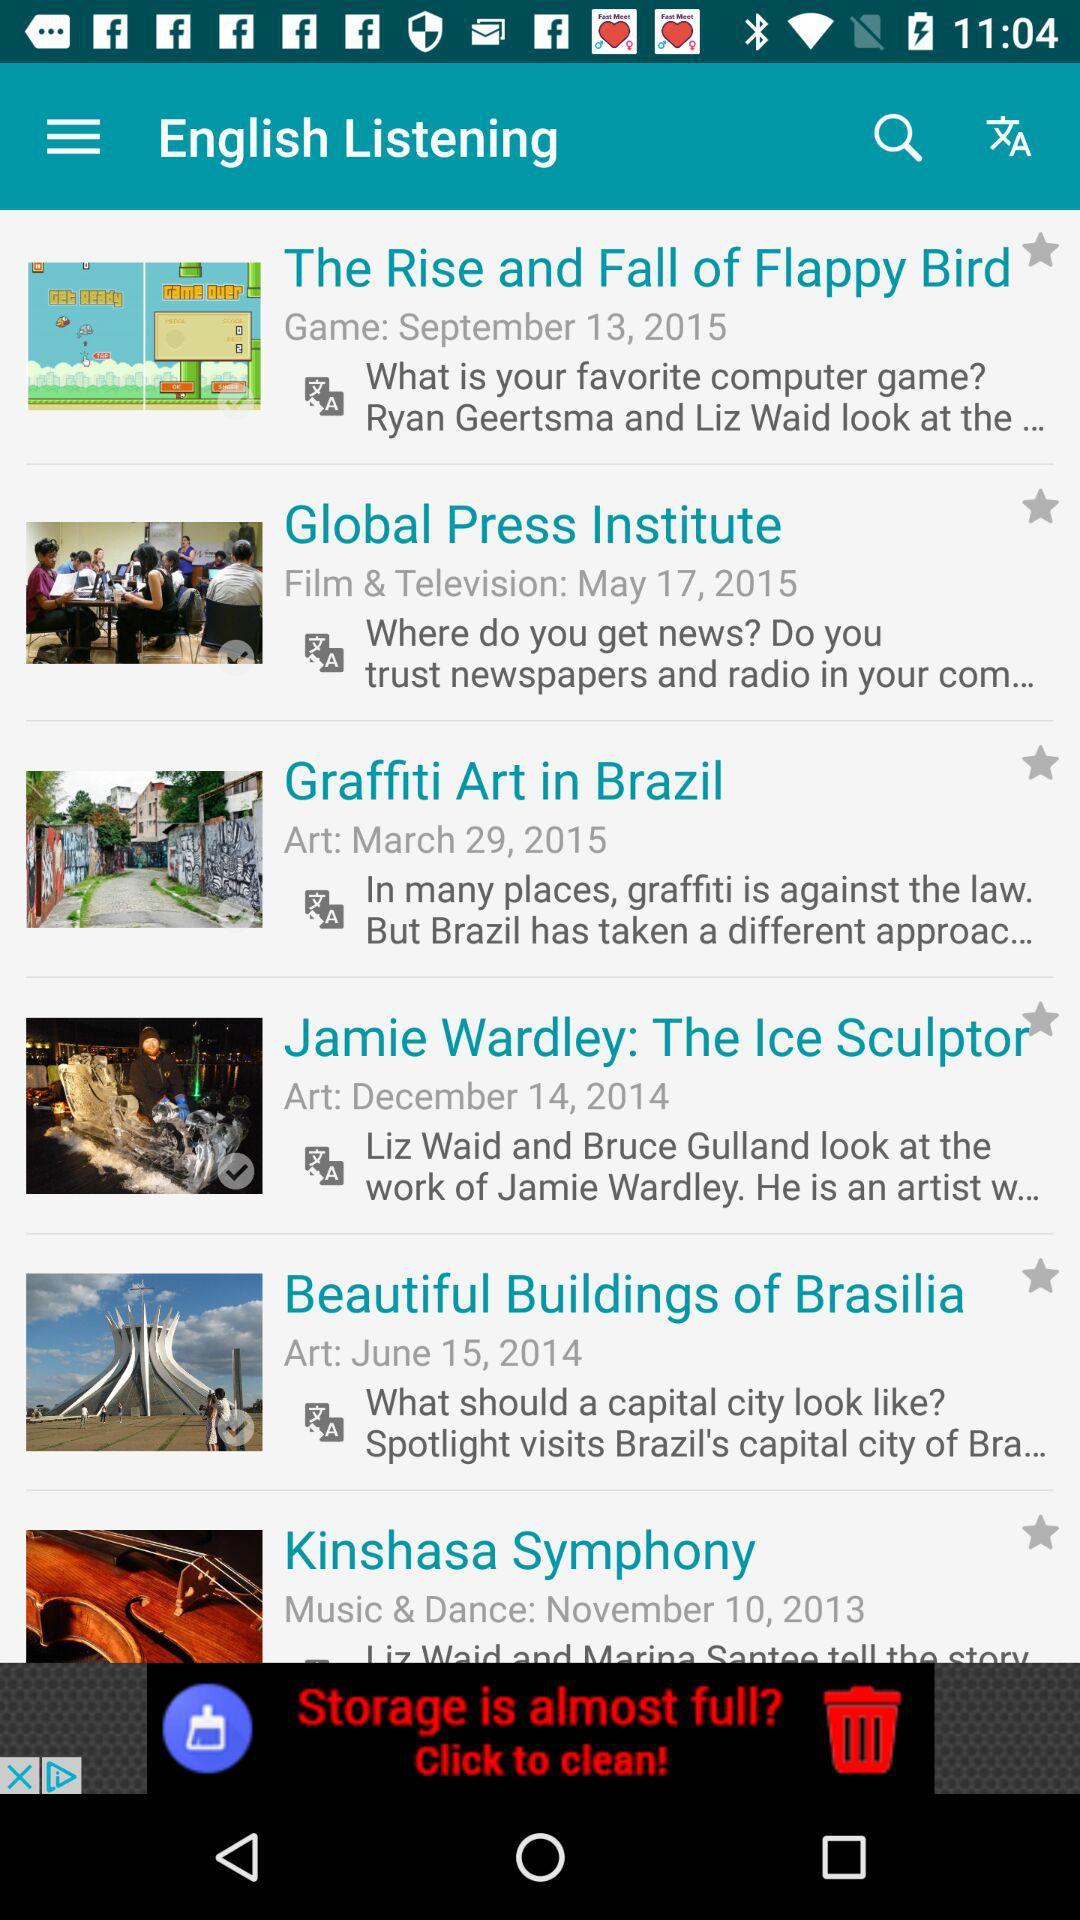 This screenshot has height=1920, width=1080. What do you see at coordinates (72, 135) in the screenshot?
I see `open menu` at bounding box center [72, 135].